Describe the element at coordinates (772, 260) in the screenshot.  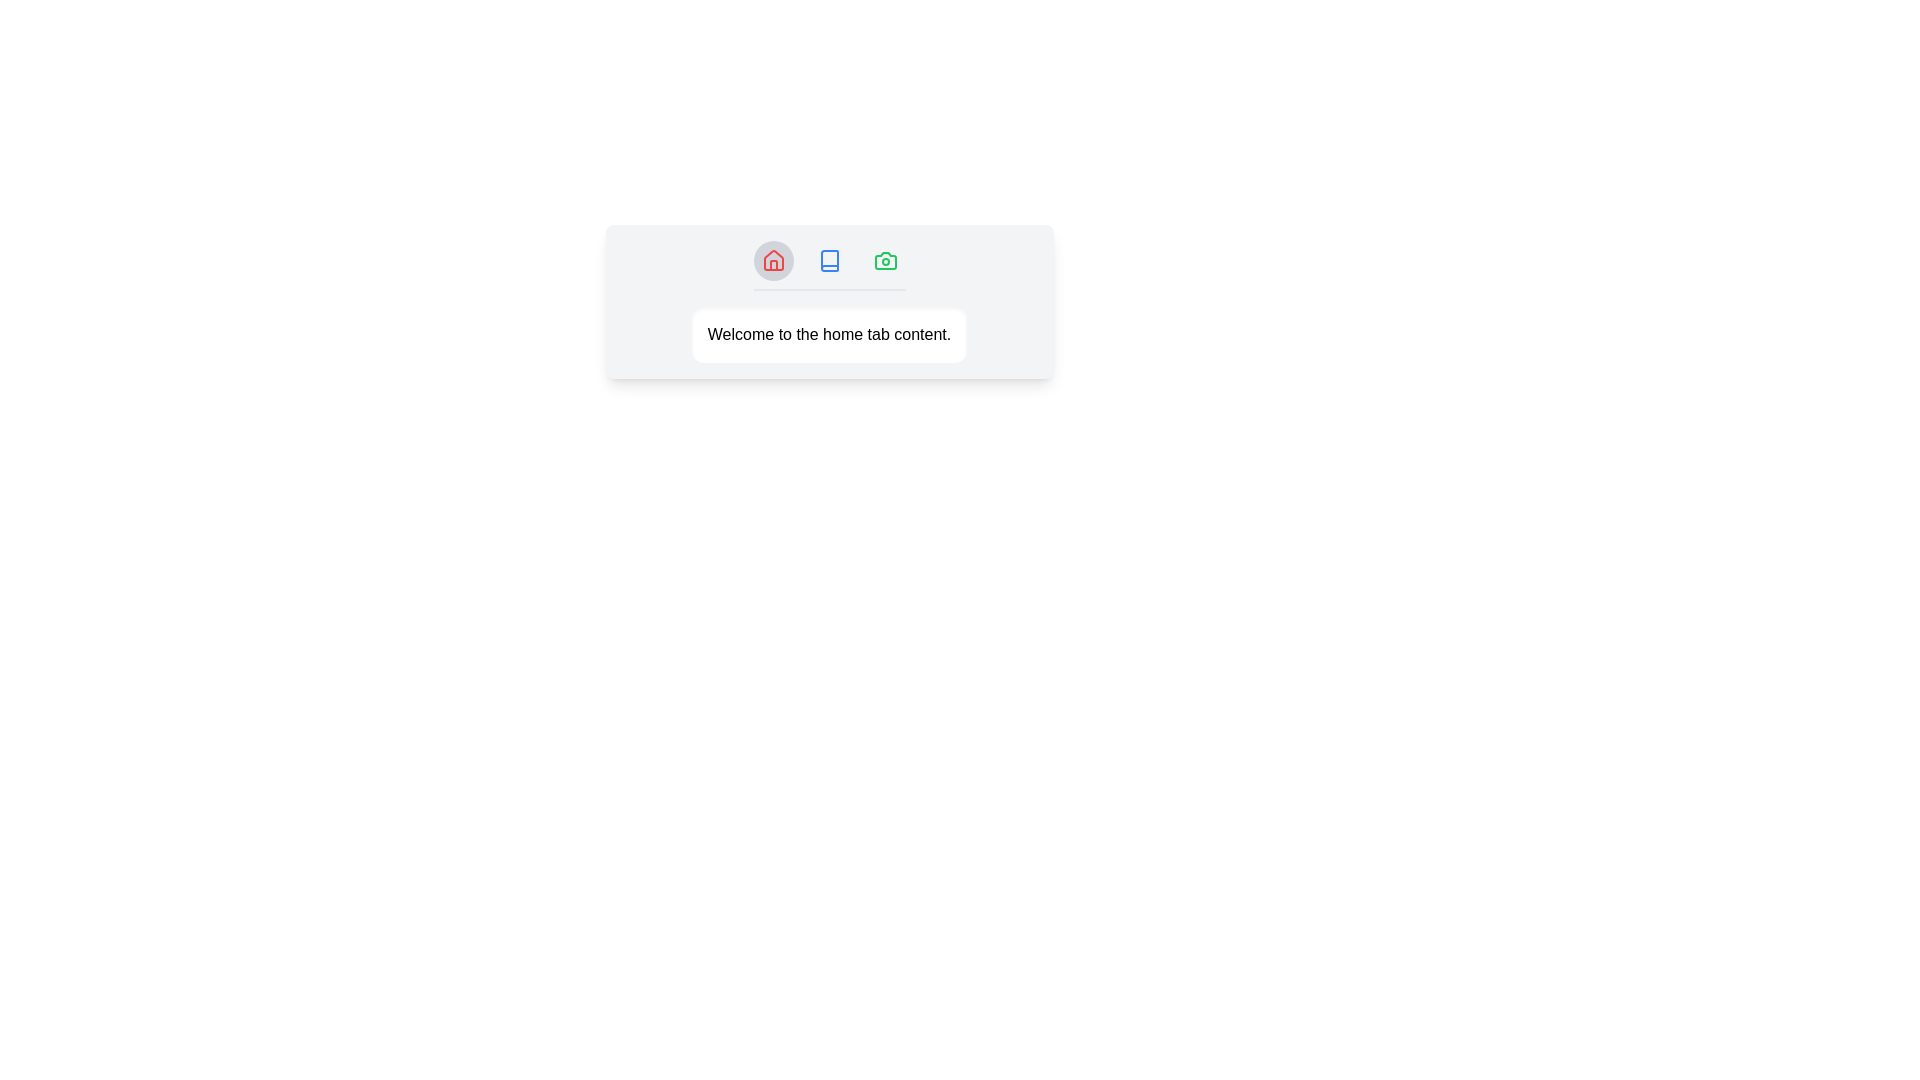
I see `the tab icon corresponding to Home to switch to that tab` at that location.